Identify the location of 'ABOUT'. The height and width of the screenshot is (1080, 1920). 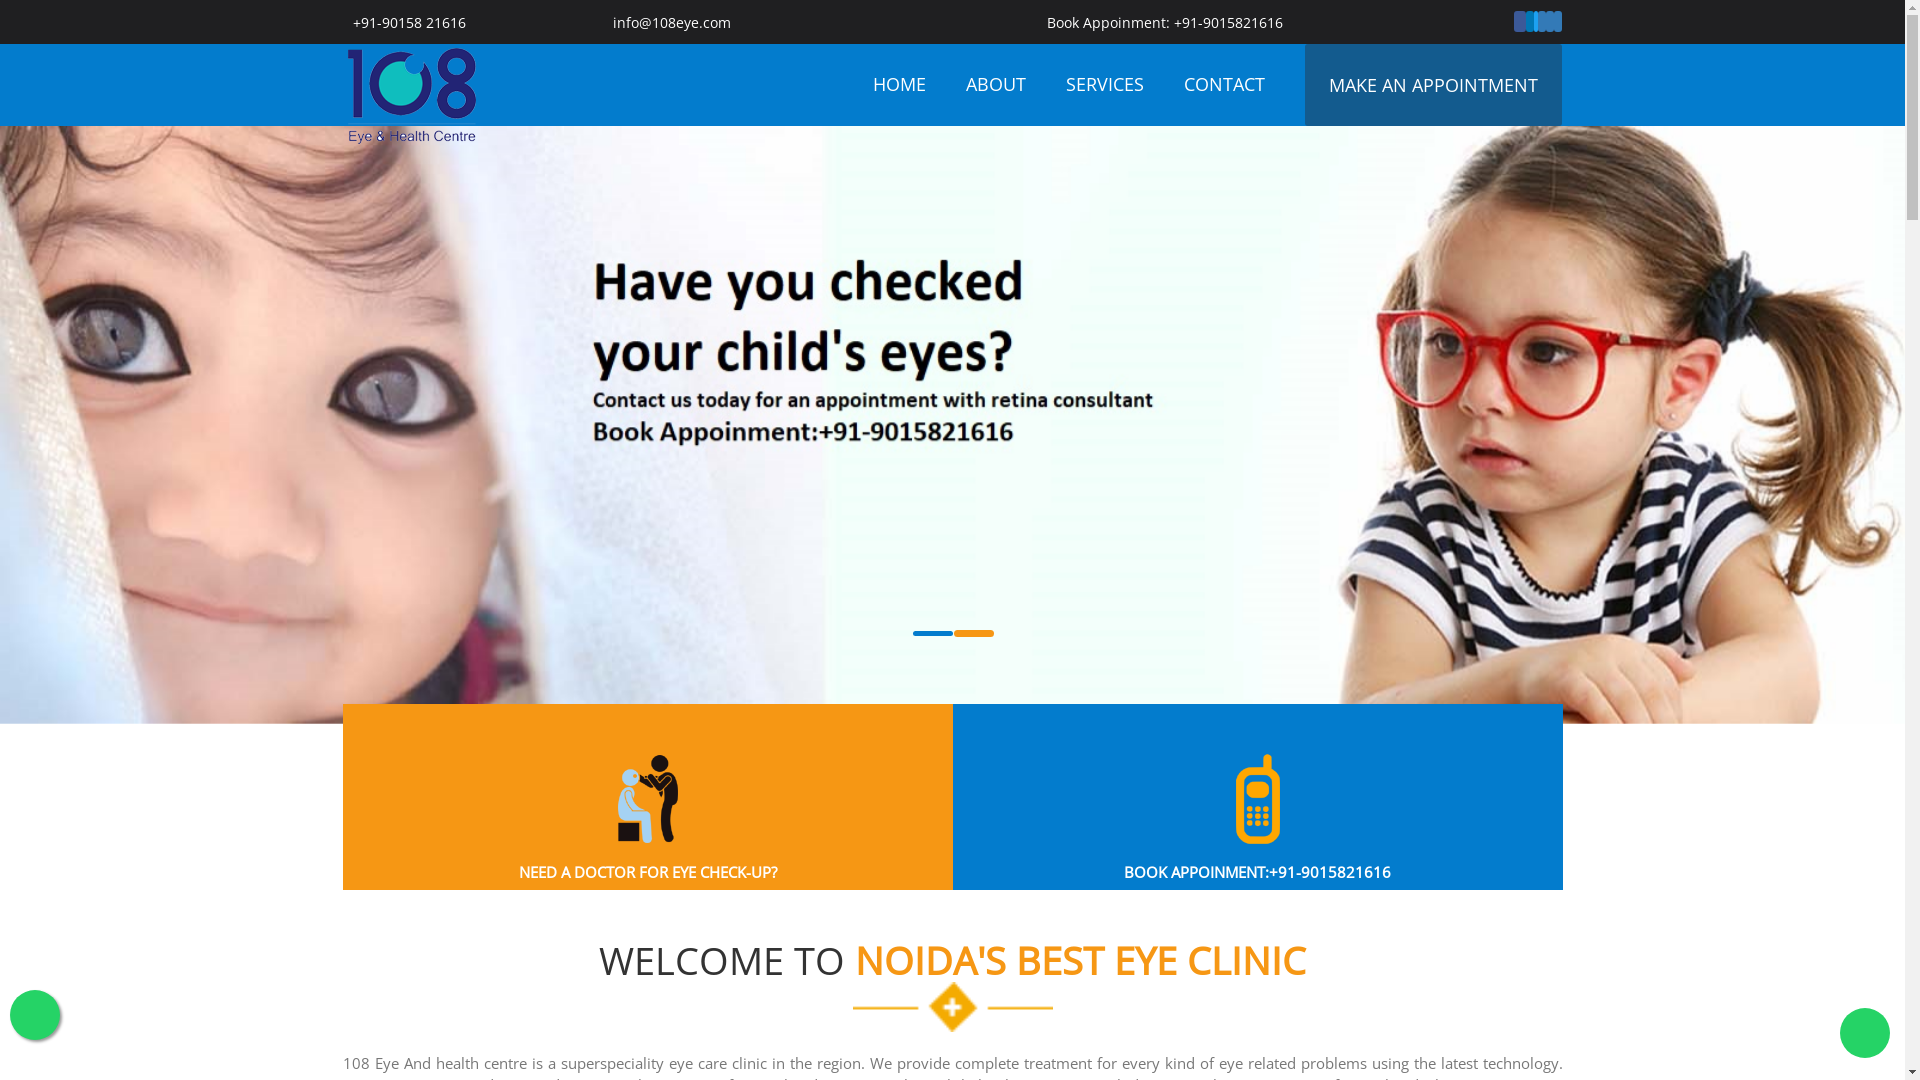
(965, 83).